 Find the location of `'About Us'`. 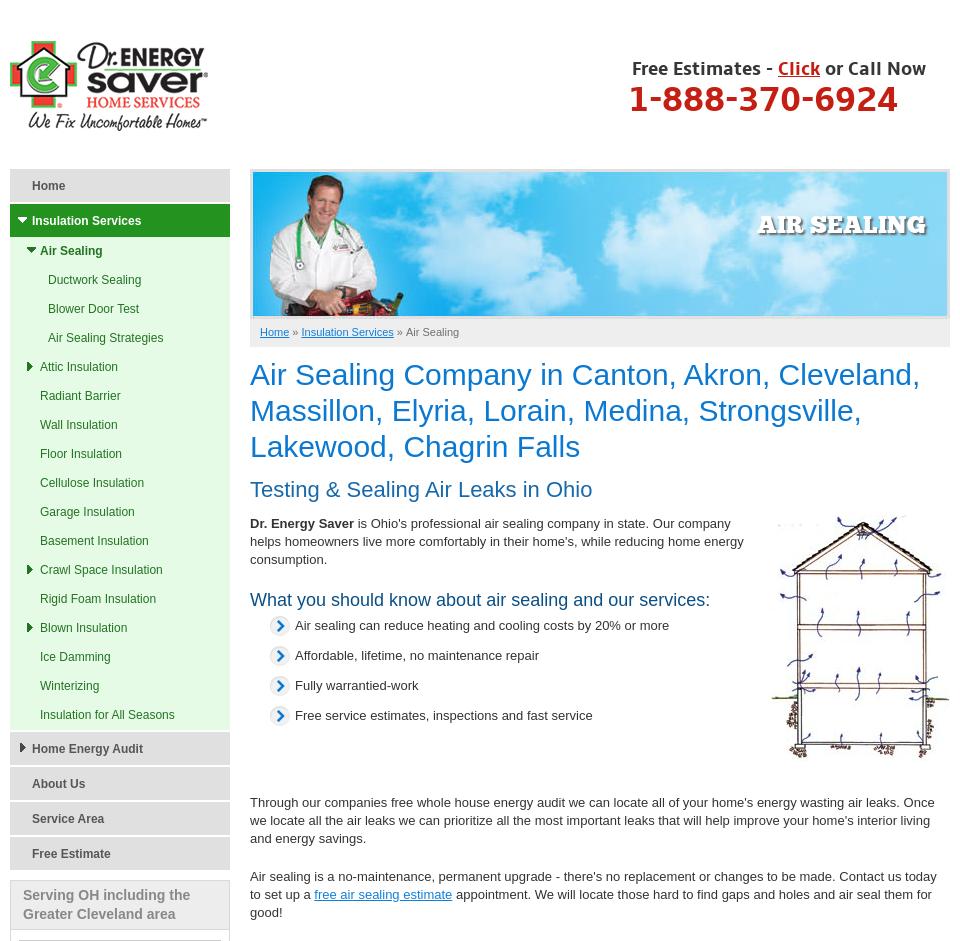

'About Us' is located at coordinates (57, 784).